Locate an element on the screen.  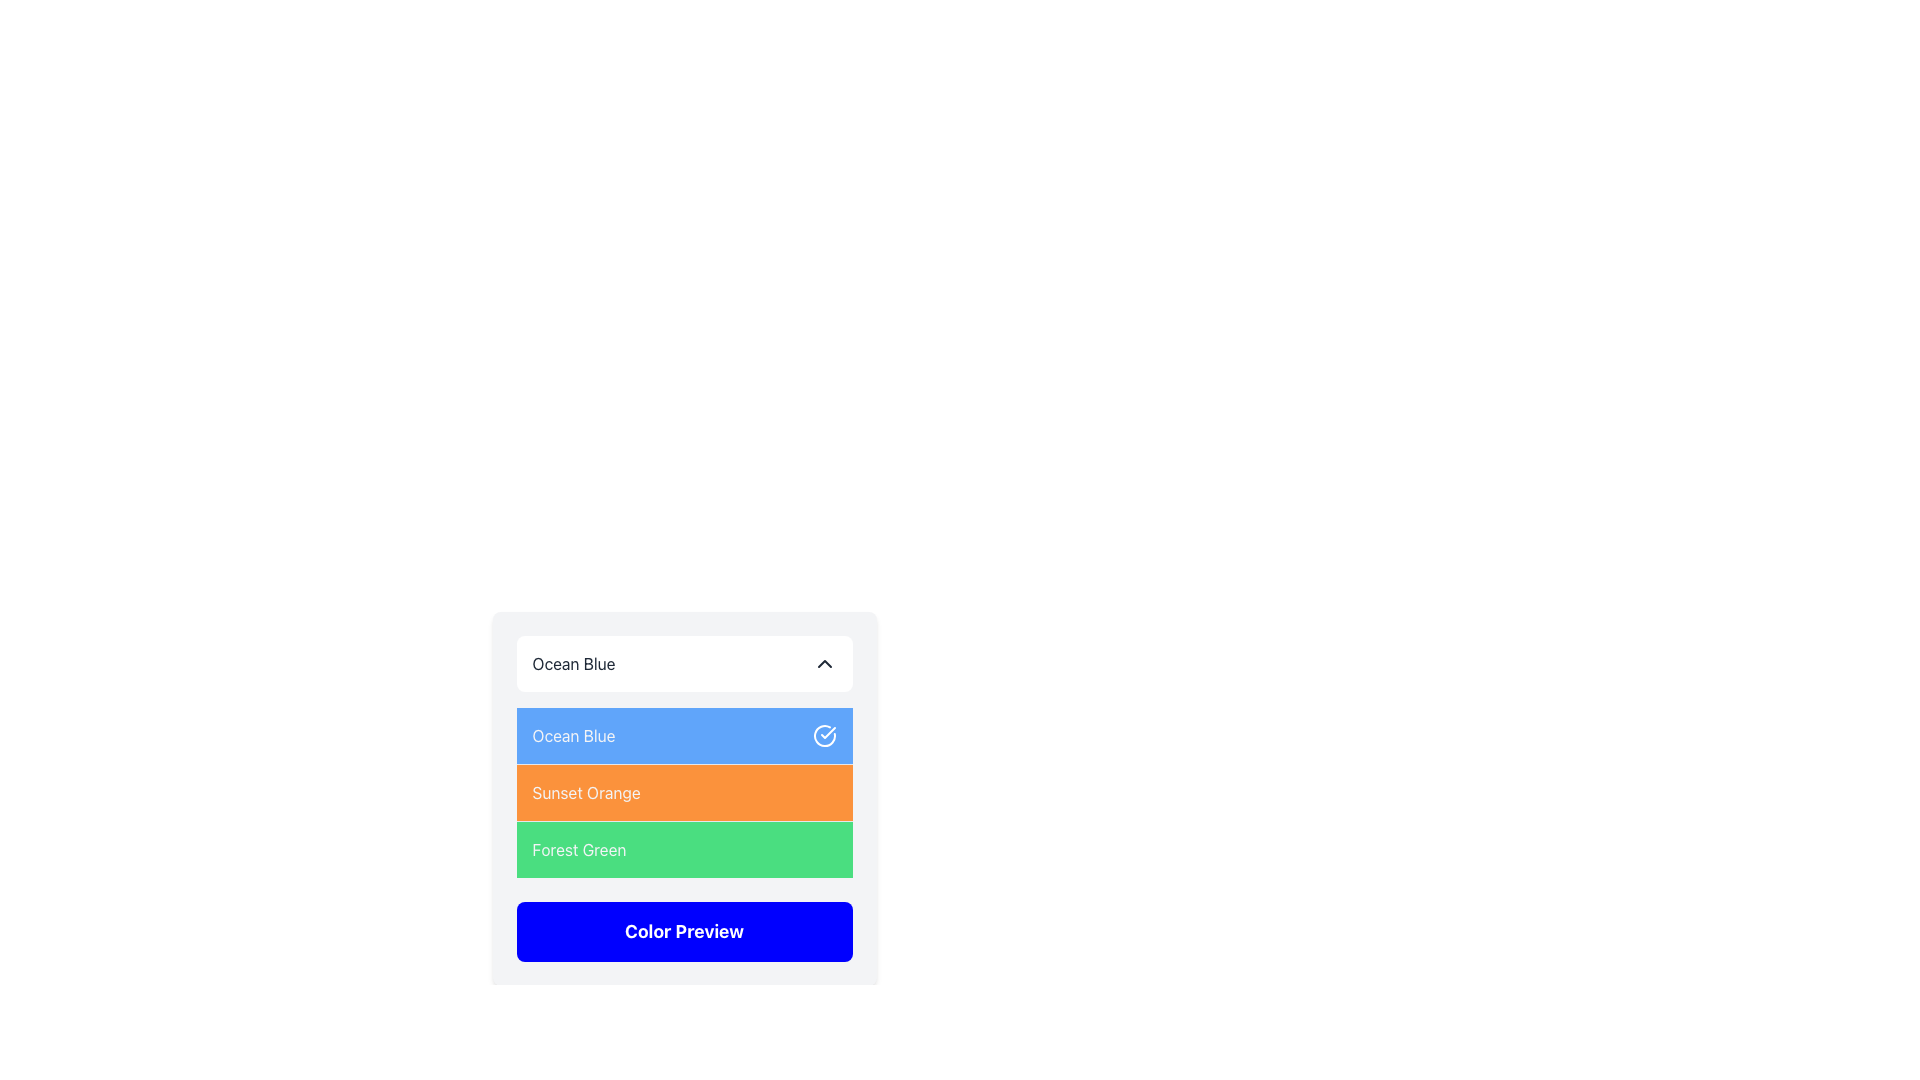
the first selectable option labeled 'Ocean Blue' within the vertical menu to observe the hover effect is located at coordinates (684, 736).